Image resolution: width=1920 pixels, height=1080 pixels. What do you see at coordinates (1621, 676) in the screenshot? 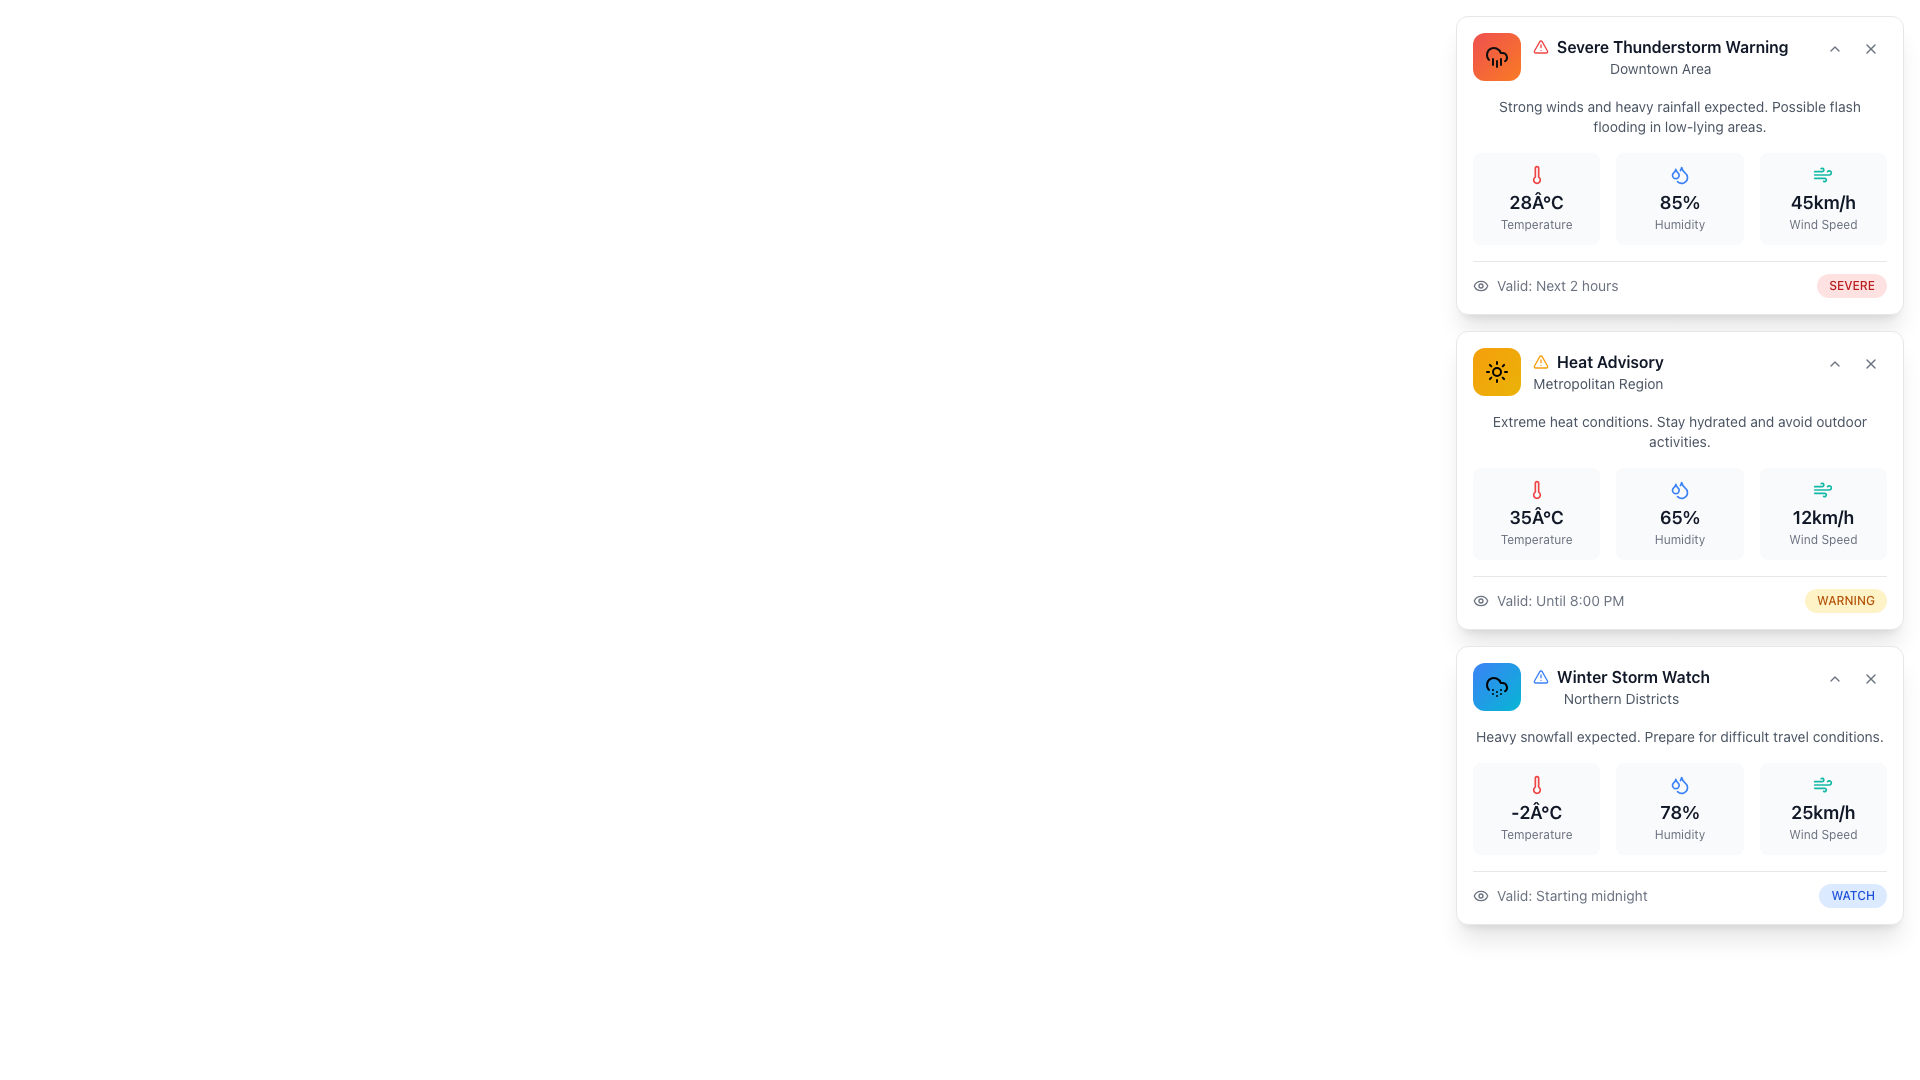
I see `alert title 'Winter Storm Watch' which is a bold text label next to a blue alert icon in the weather notification interface` at bounding box center [1621, 676].